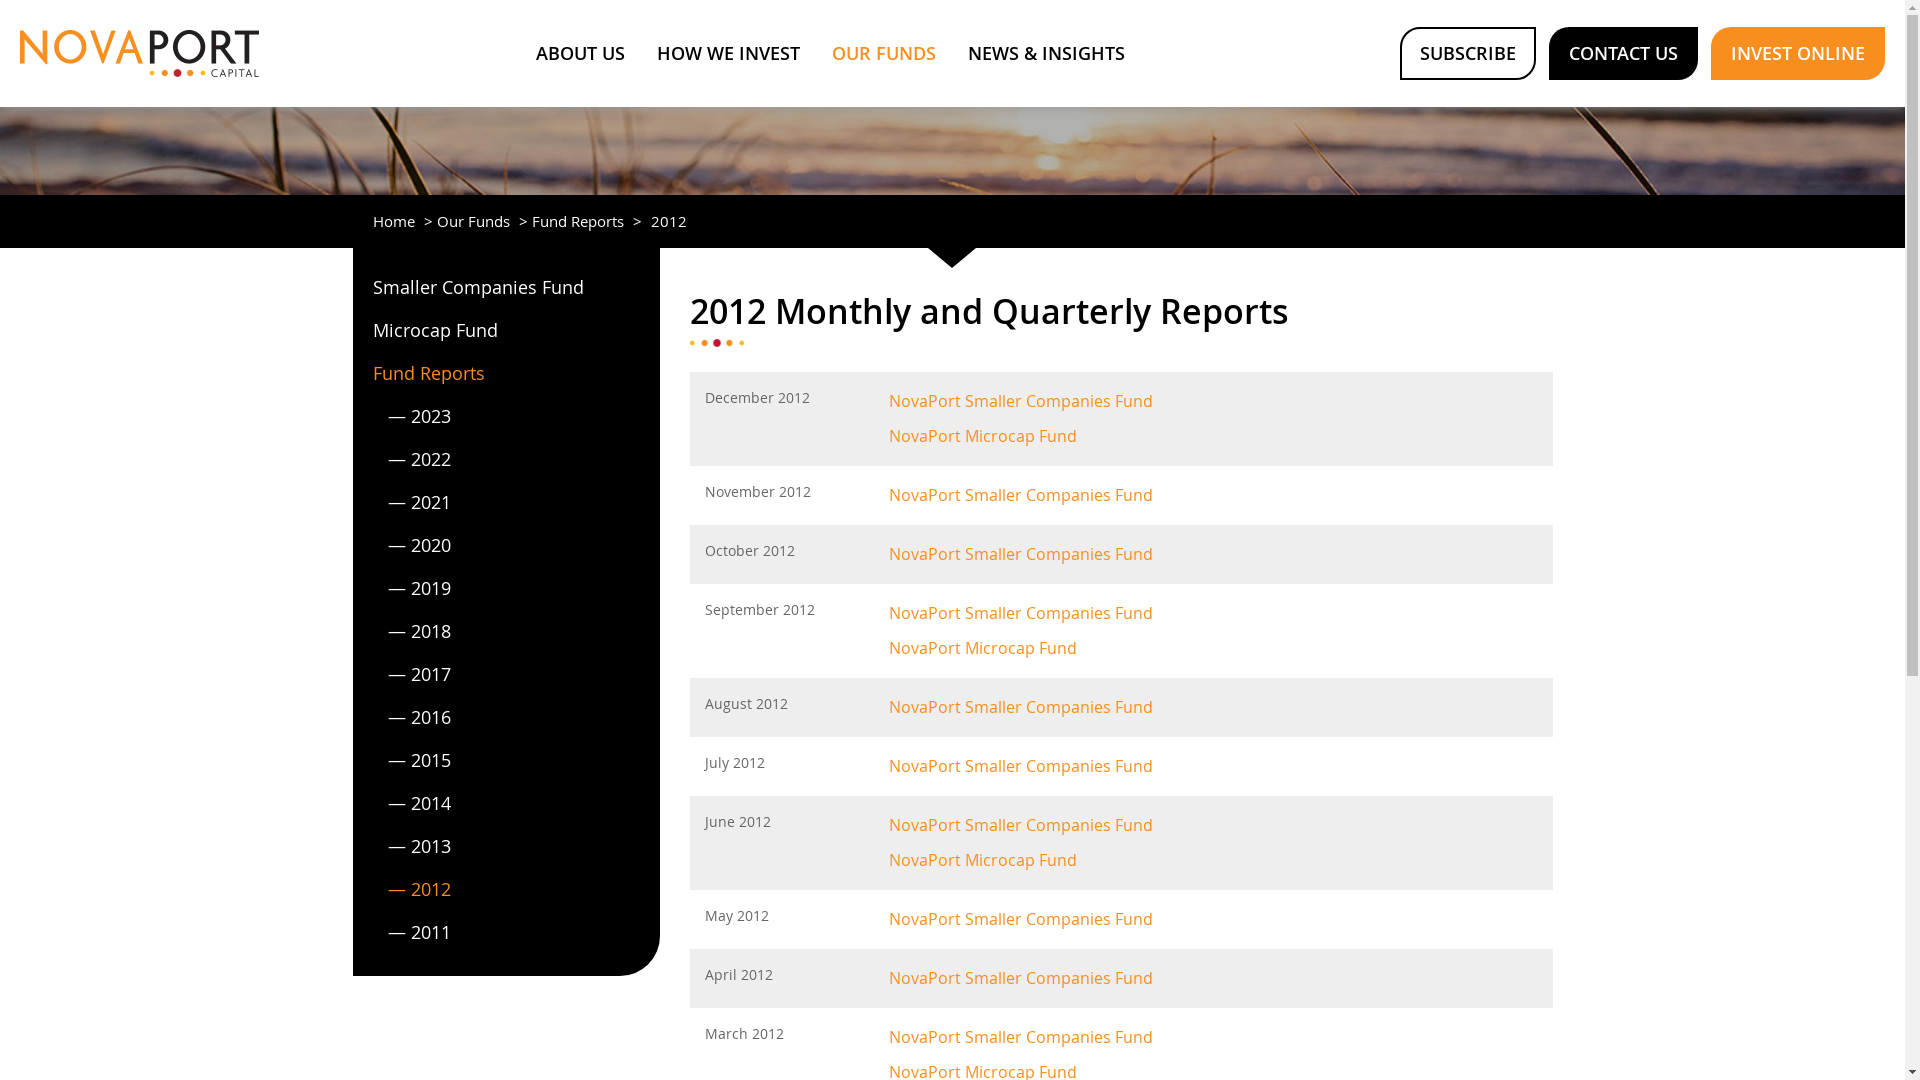 This screenshot has height=1080, width=1920. What do you see at coordinates (1798, 52) in the screenshot?
I see `'INVEST ONLINE'` at bounding box center [1798, 52].